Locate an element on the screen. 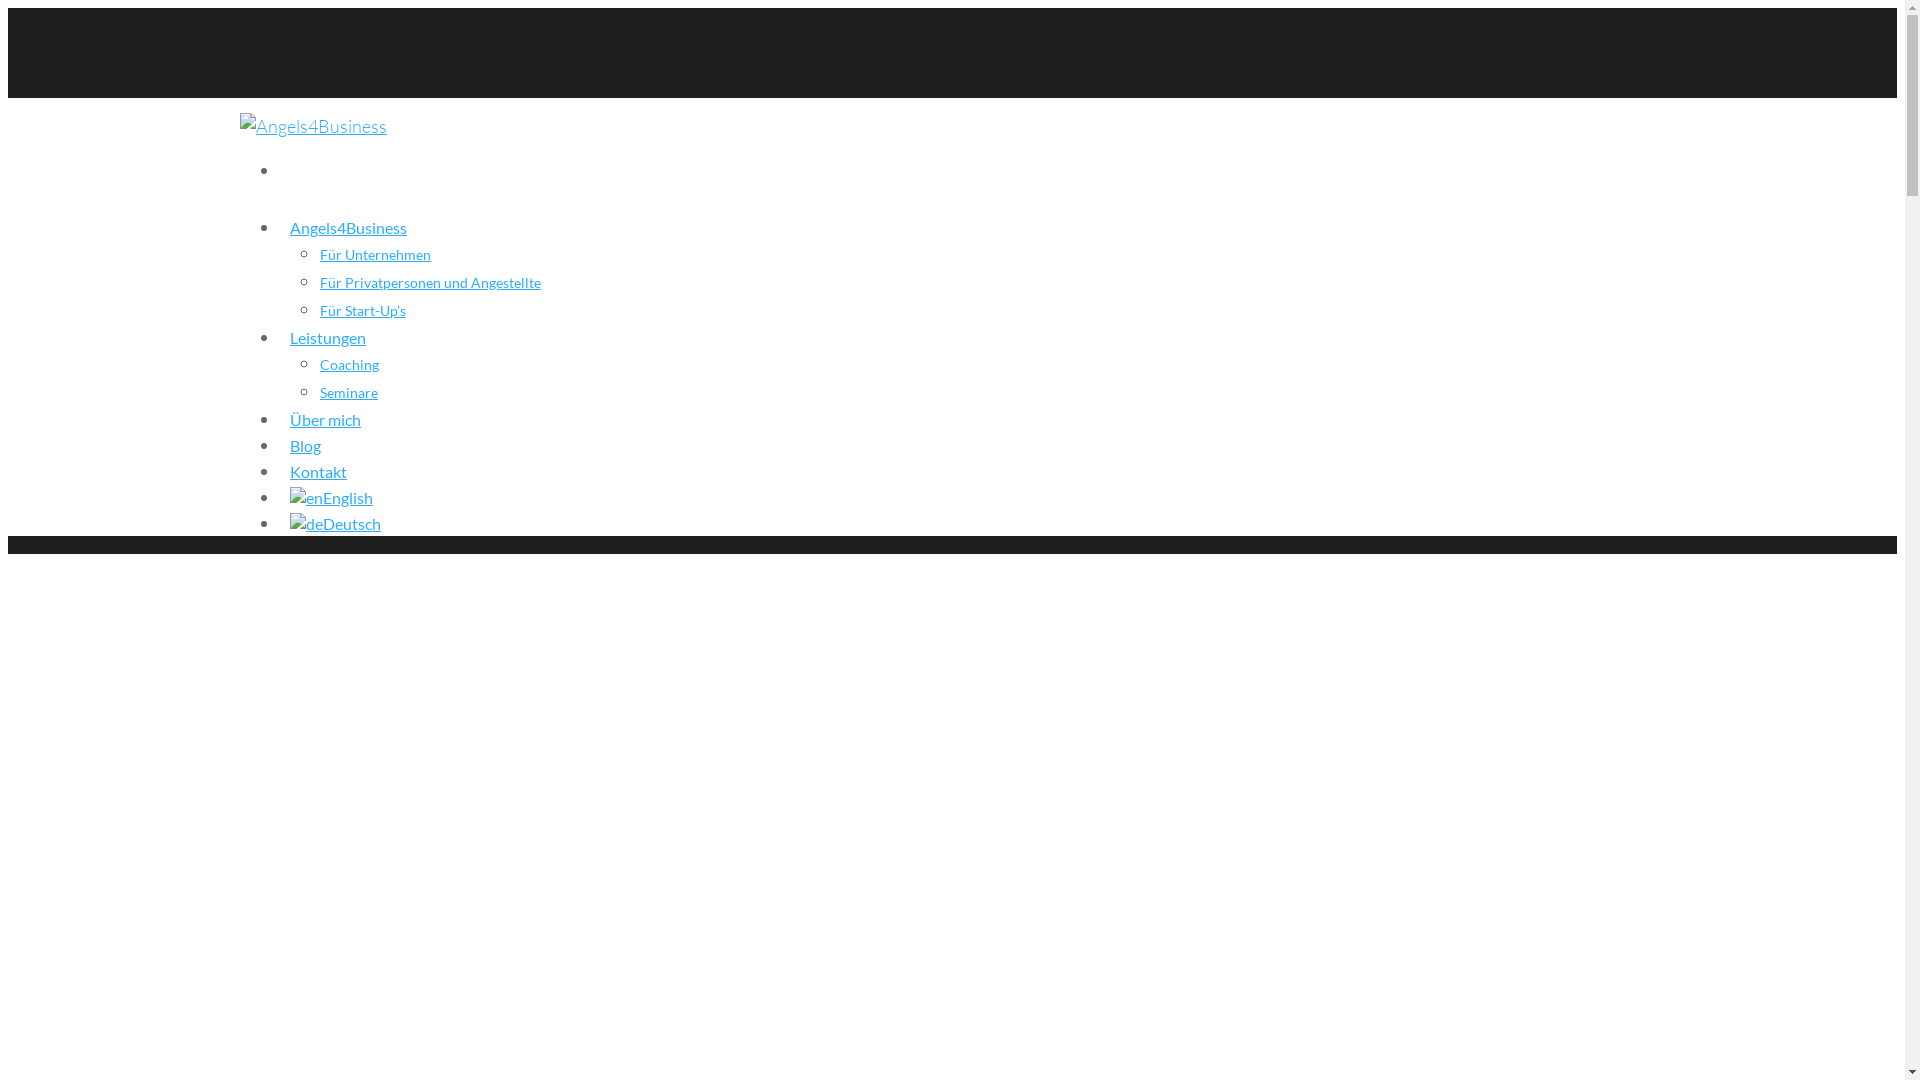 The image size is (1920, 1080). 'Kontakt' is located at coordinates (317, 478).